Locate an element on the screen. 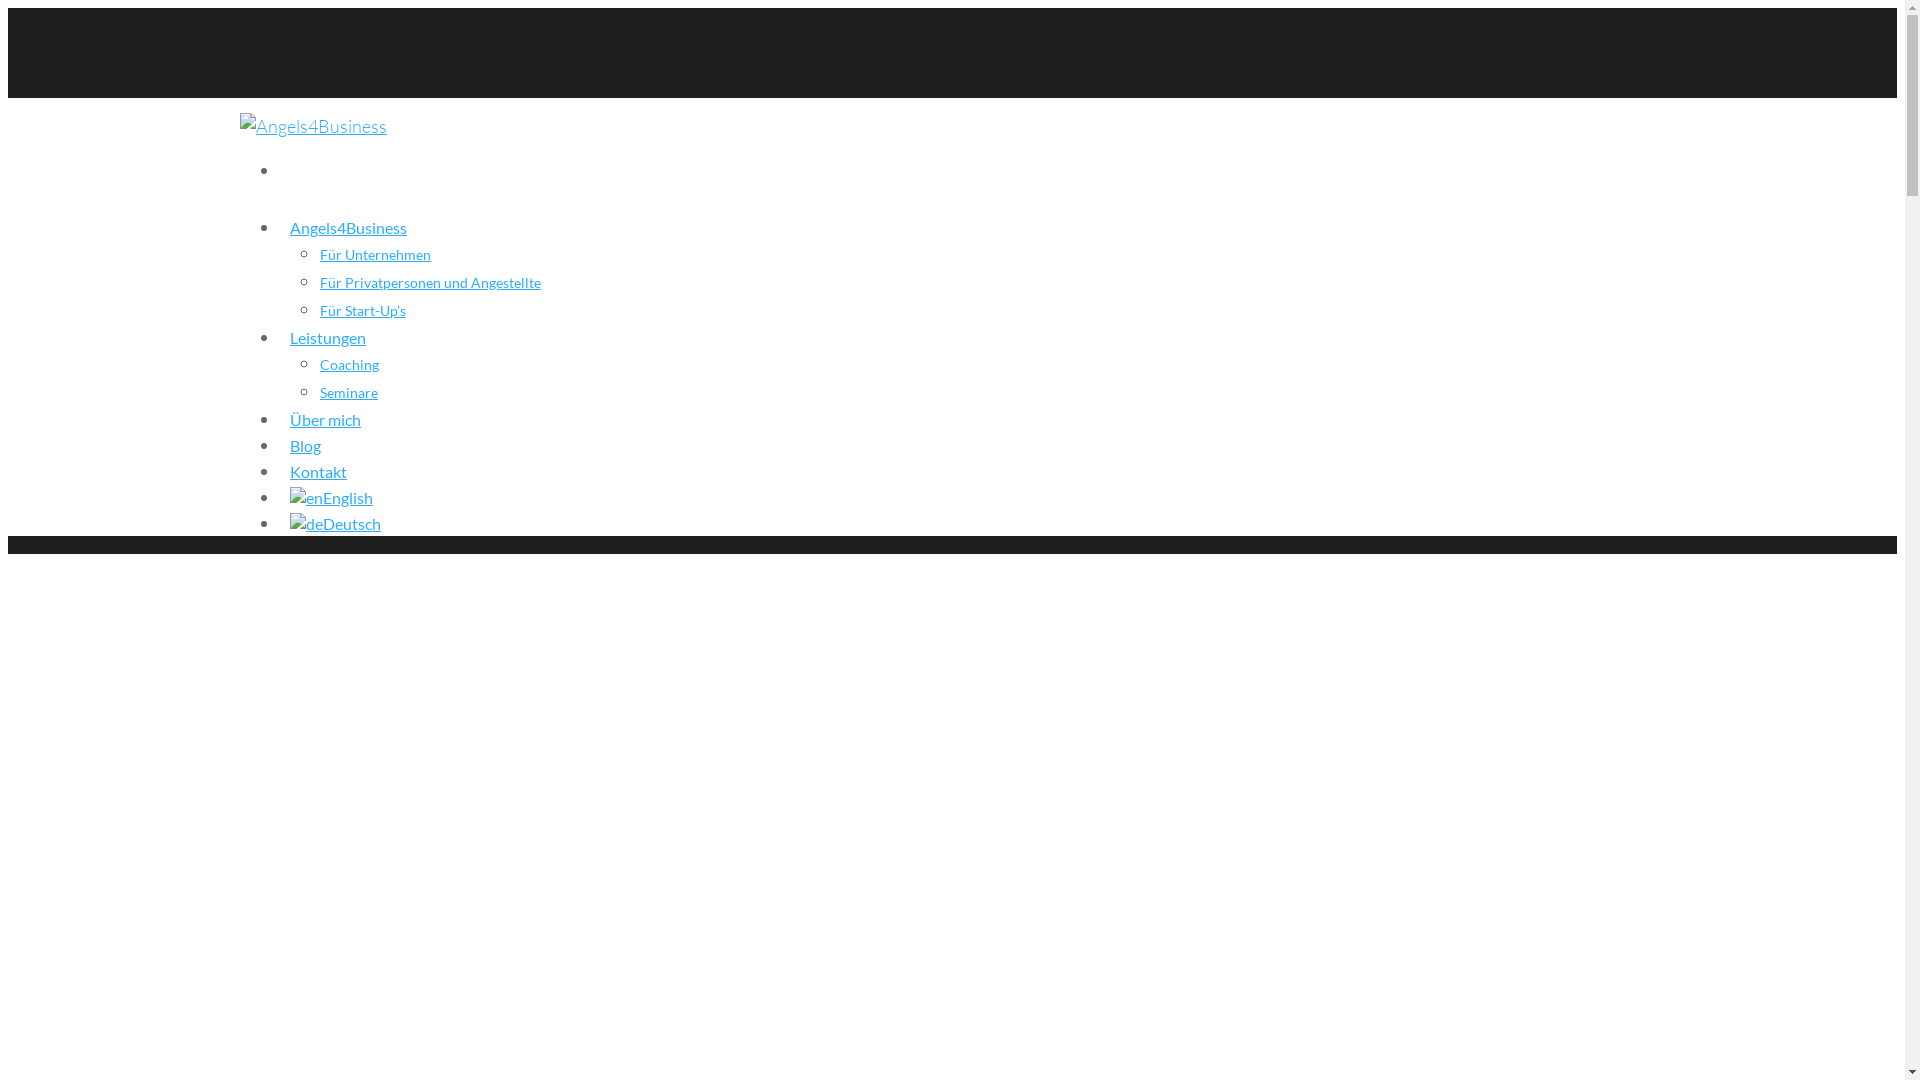 The image size is (1920, 1080). 'Kontakt' is located at coordinates (317, 478).